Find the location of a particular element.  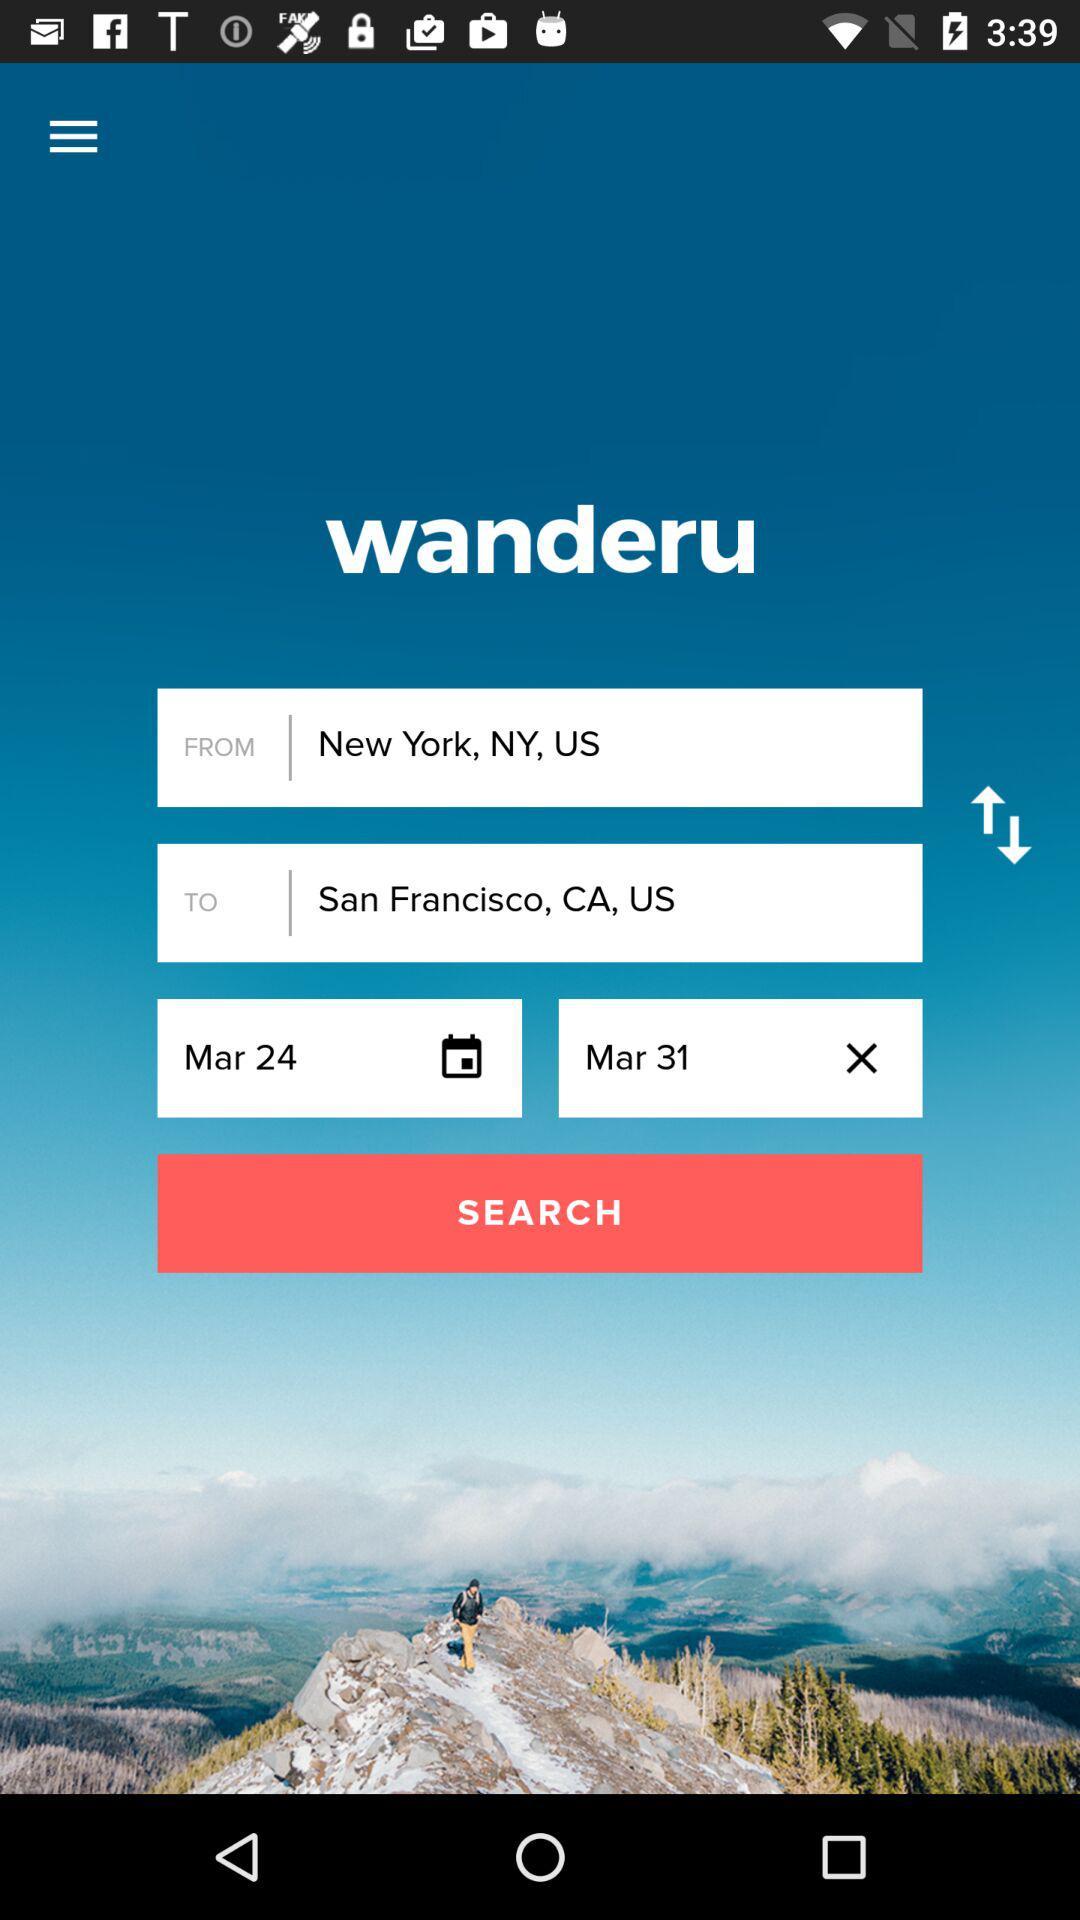

the item above the search item is located at coordinates (72, 135).